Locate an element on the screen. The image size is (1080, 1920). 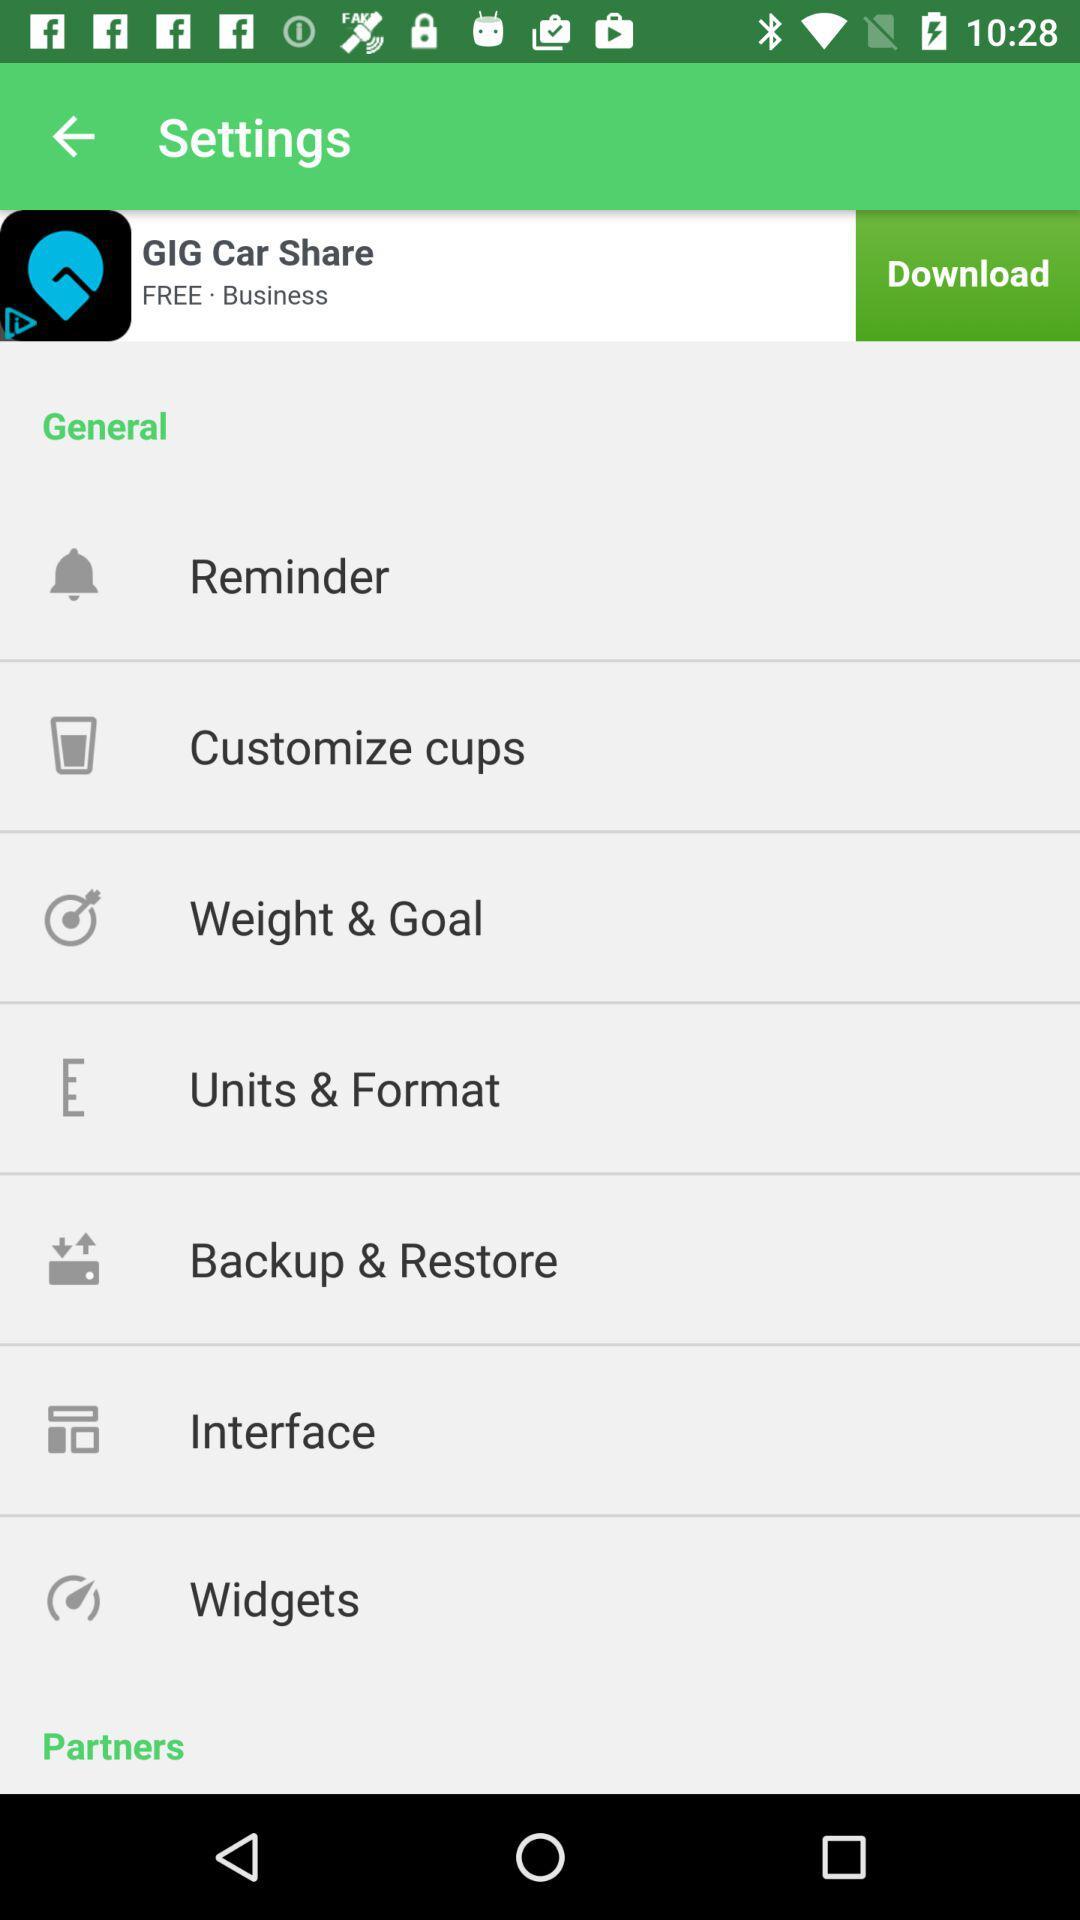
the bell symbol is located at coordinates (115, 573).